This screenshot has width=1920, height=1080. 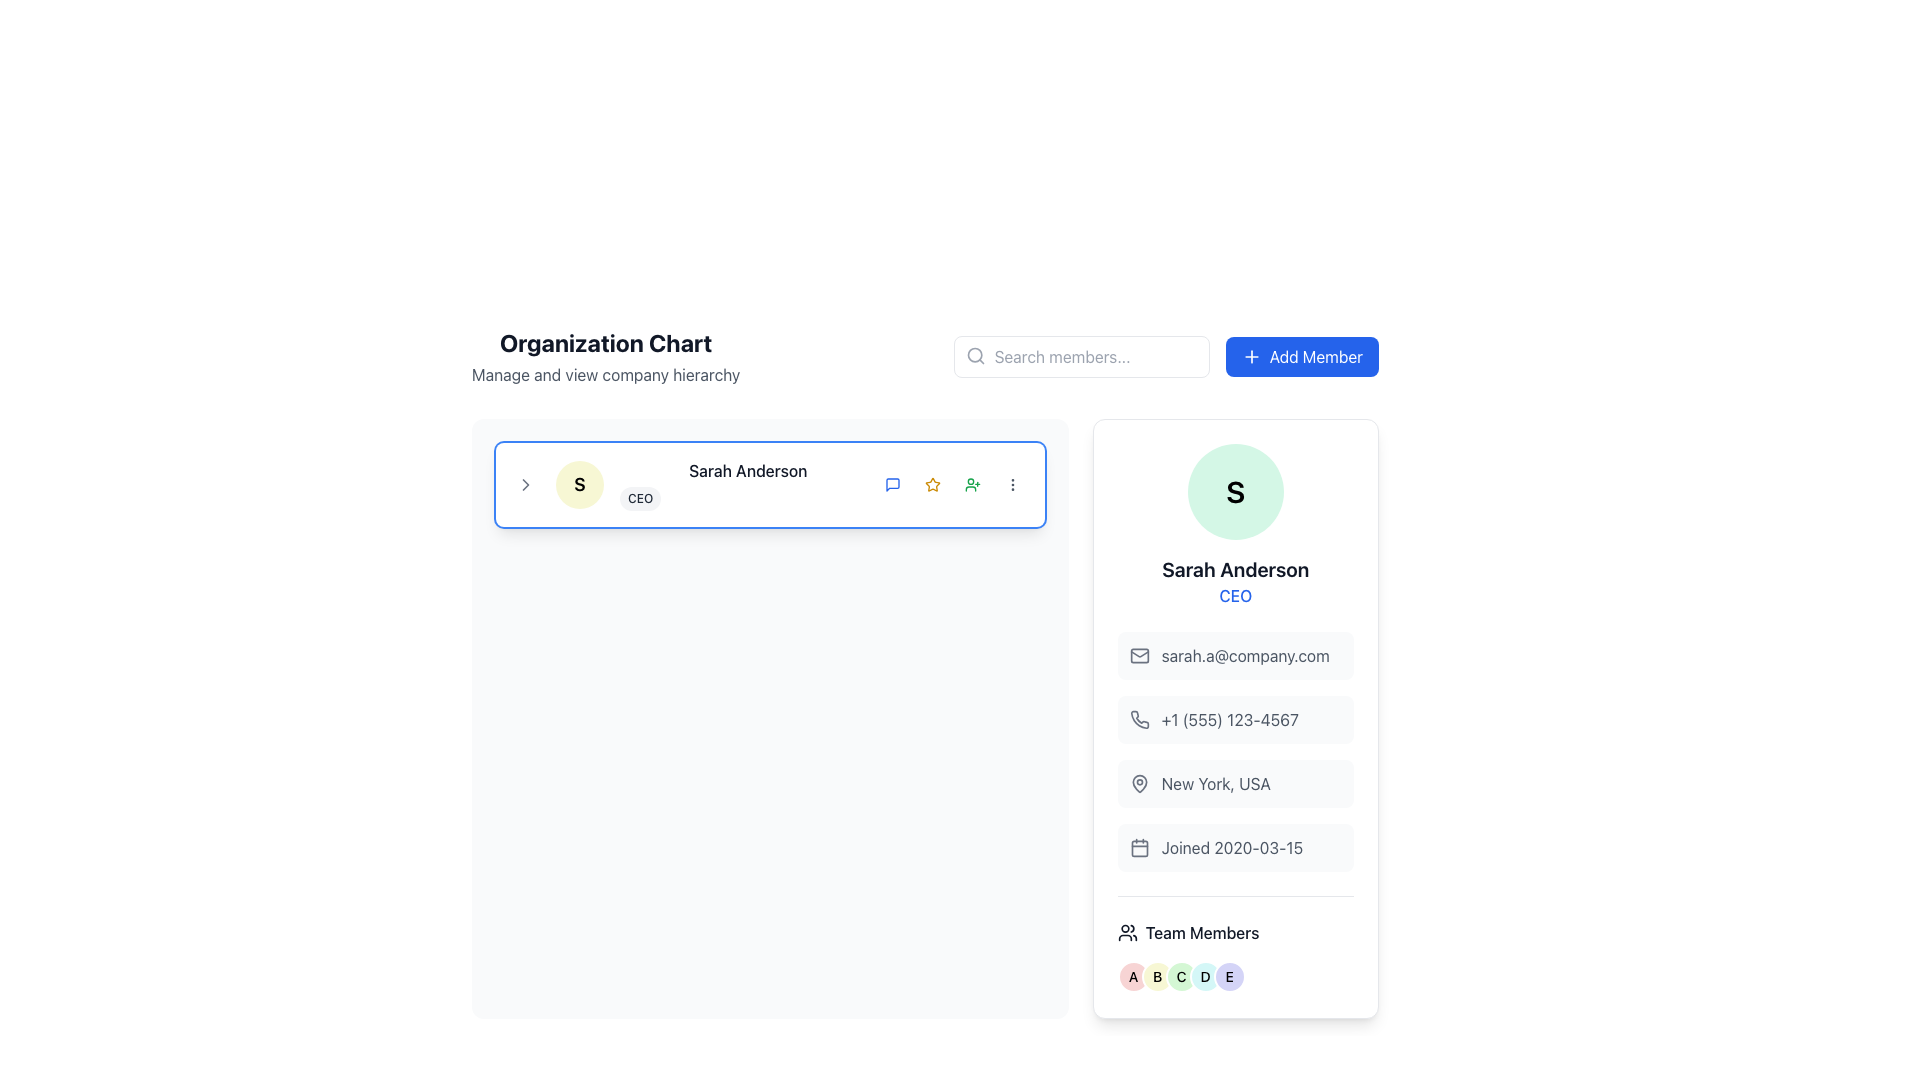 What do you see at coordinates (891, 485) in the screenshot?
I see `the first icon button with a speech bubble icon, located to the left of the yellow star-shaped button` at bounding box center [891, 485].